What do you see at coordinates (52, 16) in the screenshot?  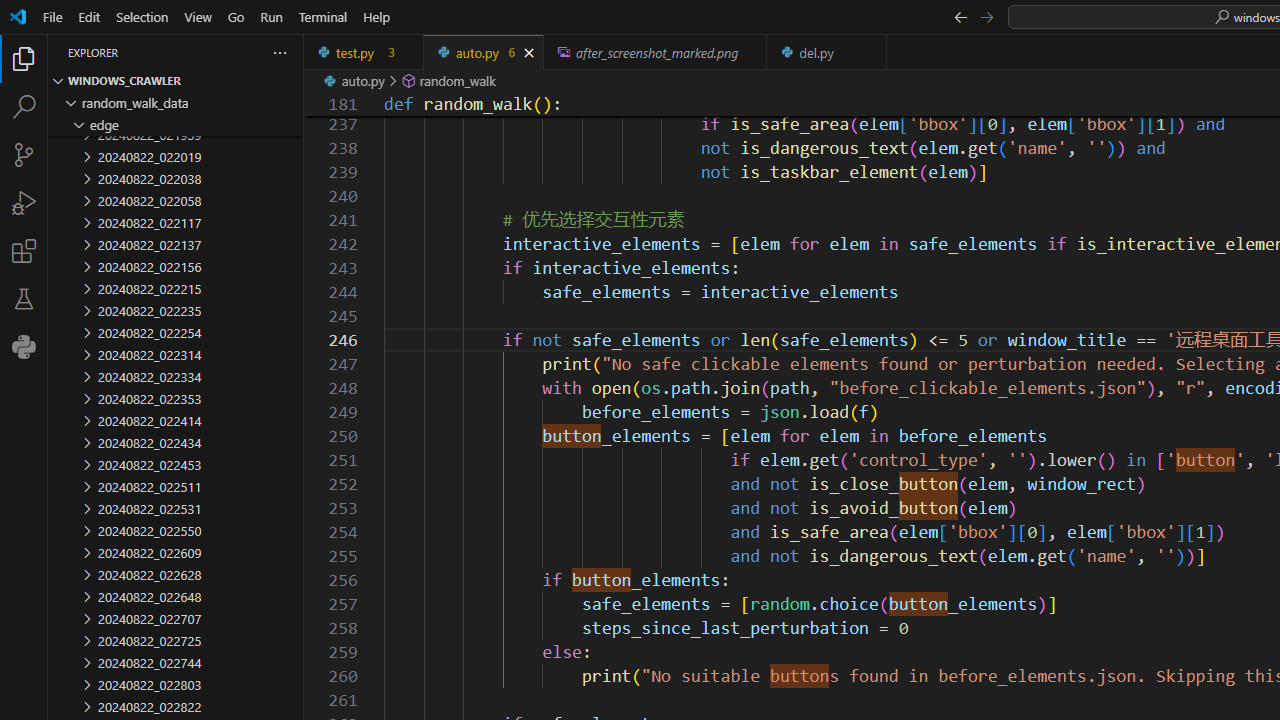 I see `'File'` at bounding box center [52, 16].